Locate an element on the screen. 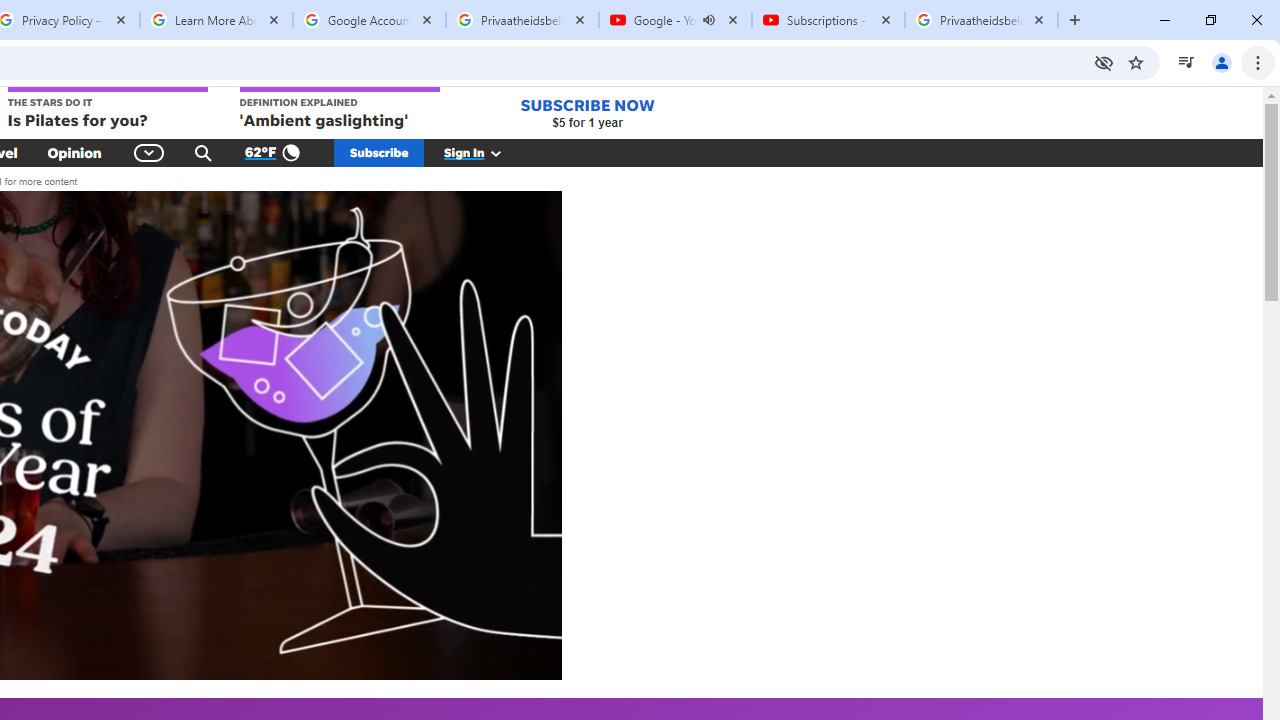 The image size is (1280, 720). 'Control your music, videos, and more' is located at coordinates (1185, 61).